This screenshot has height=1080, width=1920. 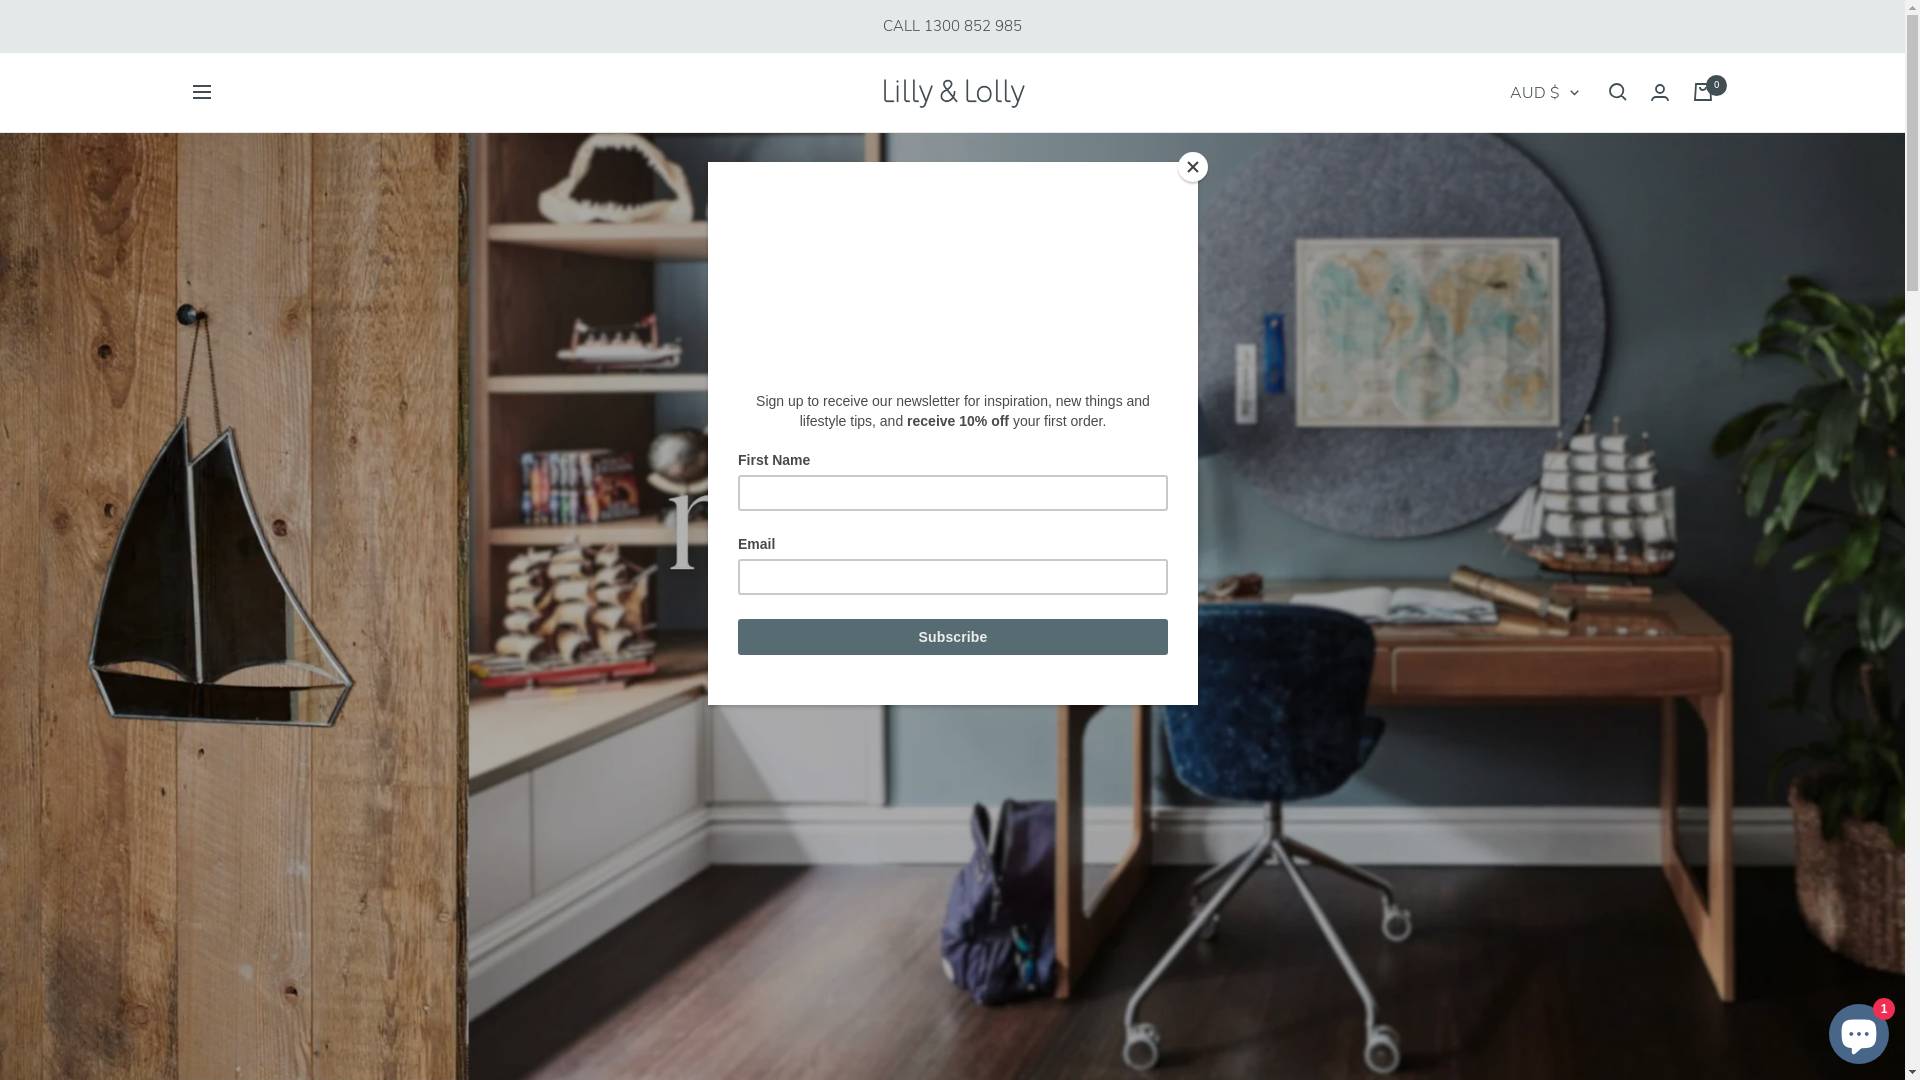 I want to click on 'Shopify online store chat', so click(x=1857, y=1029).